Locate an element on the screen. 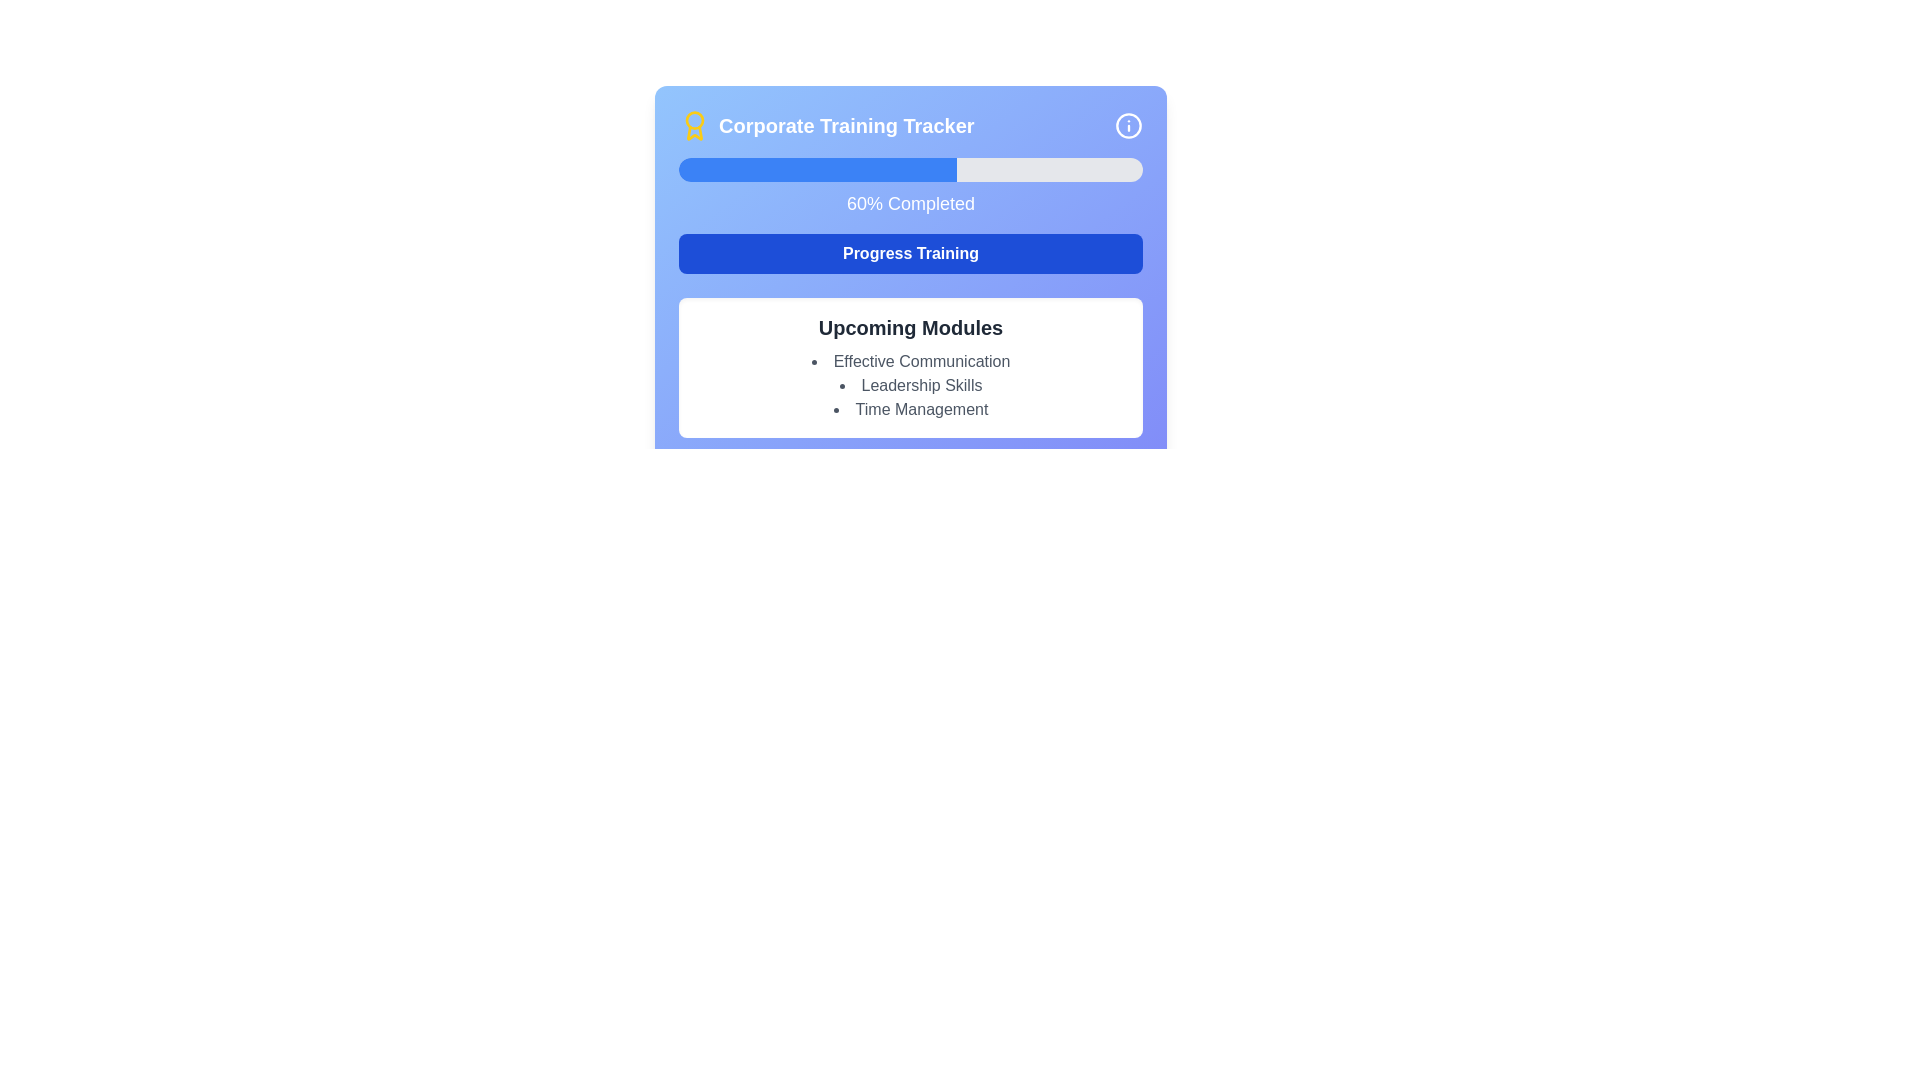 The image size is (1920, 1080). the decorative circle that is part of the award icon located to the left of the text 'Corporate Training Tracker' is located at coordinates (695, 119).